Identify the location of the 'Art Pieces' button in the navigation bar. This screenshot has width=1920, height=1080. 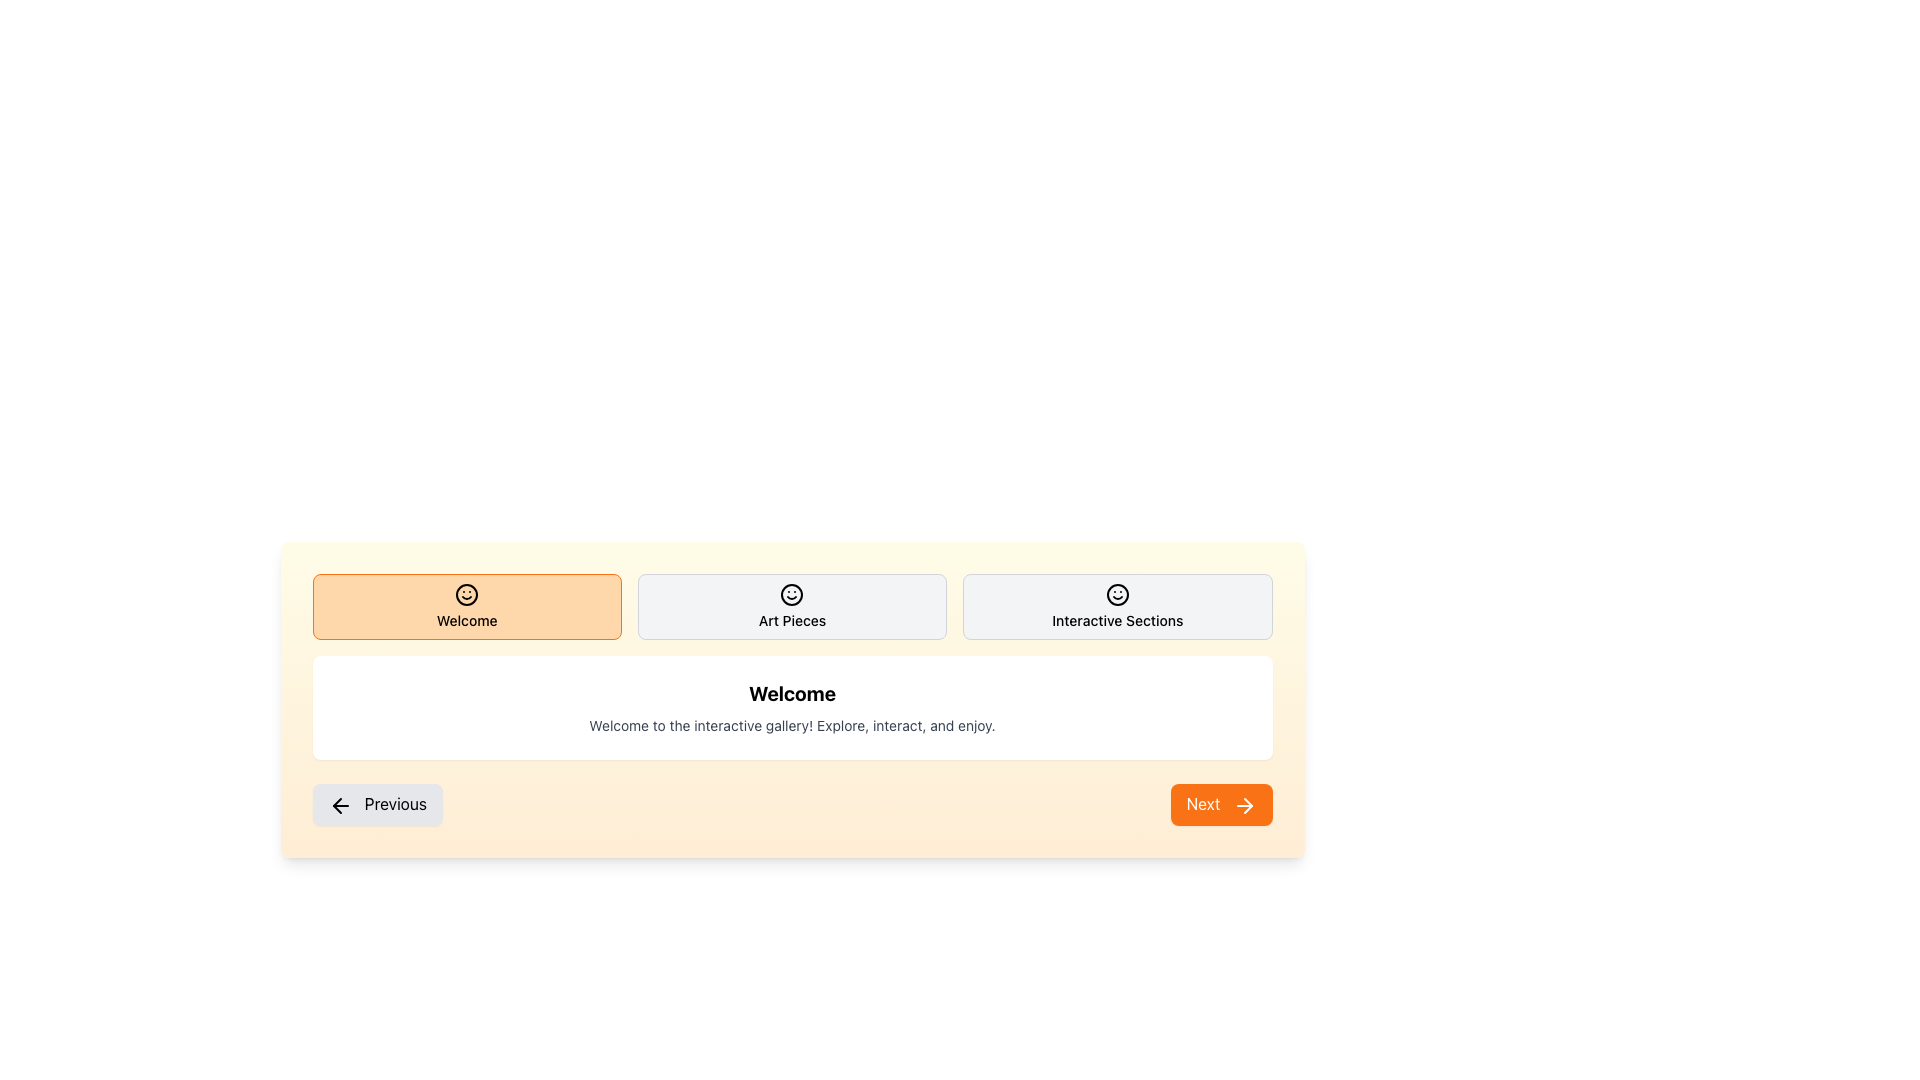
(791, 613).